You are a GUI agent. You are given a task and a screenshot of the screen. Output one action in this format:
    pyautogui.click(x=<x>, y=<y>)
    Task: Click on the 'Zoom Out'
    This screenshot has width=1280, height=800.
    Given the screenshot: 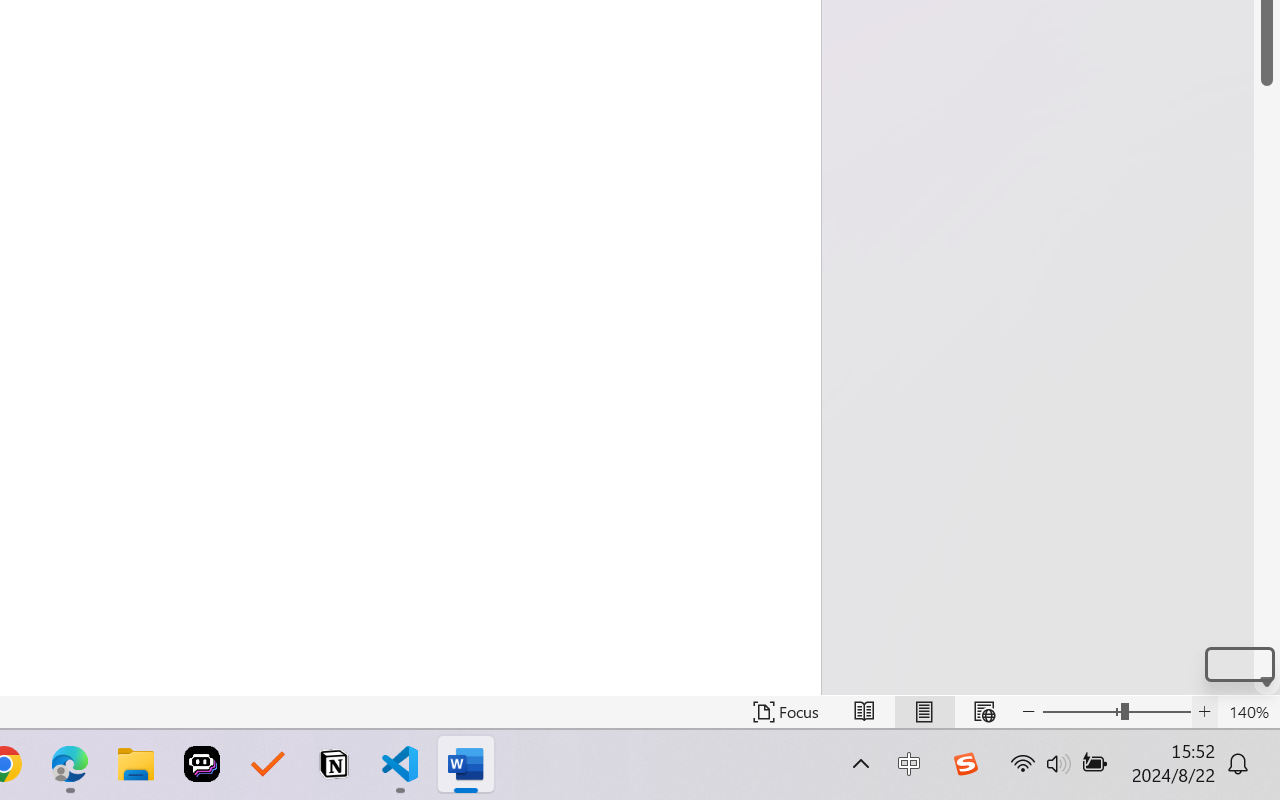 What is the action you would take?
    pyautogui.click(x=1080, y=711)
    